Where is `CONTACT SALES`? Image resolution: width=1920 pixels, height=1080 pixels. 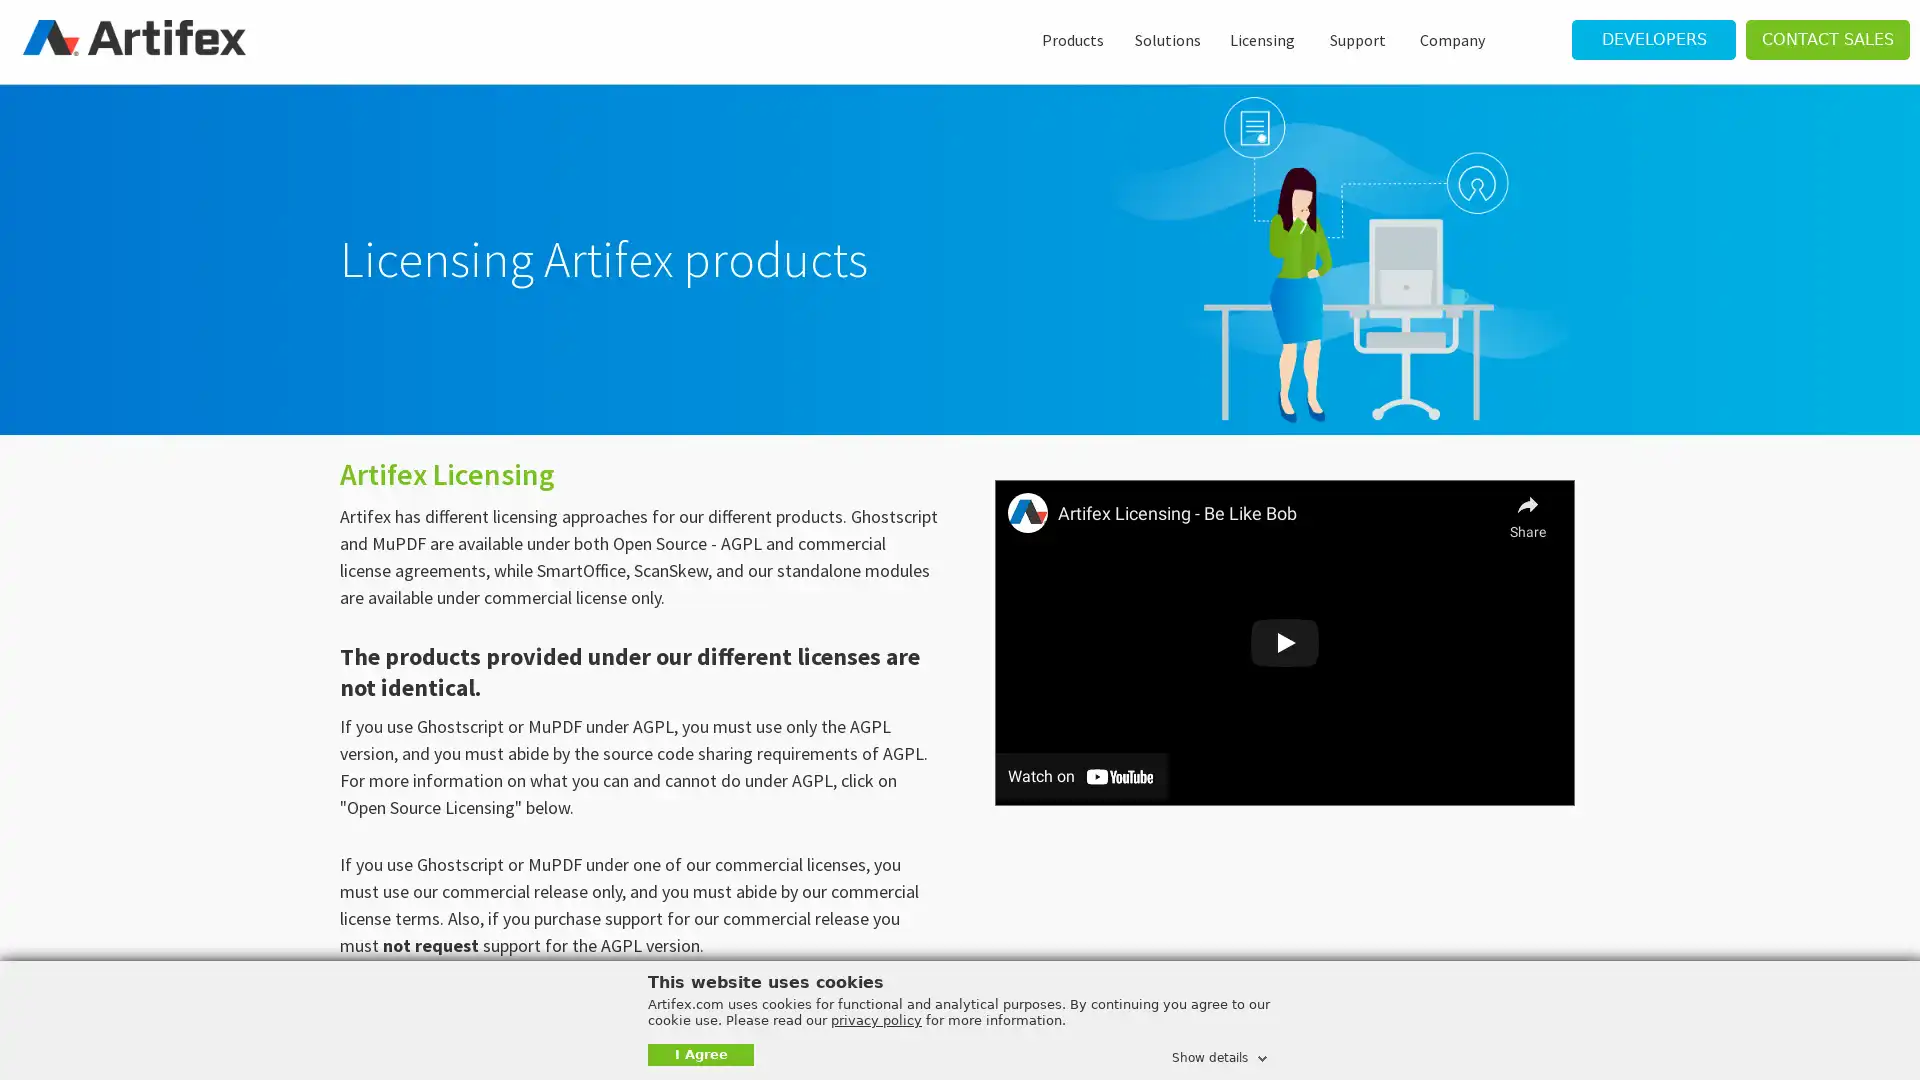 CONTACT SALES is located at coordinates (1828, 39).